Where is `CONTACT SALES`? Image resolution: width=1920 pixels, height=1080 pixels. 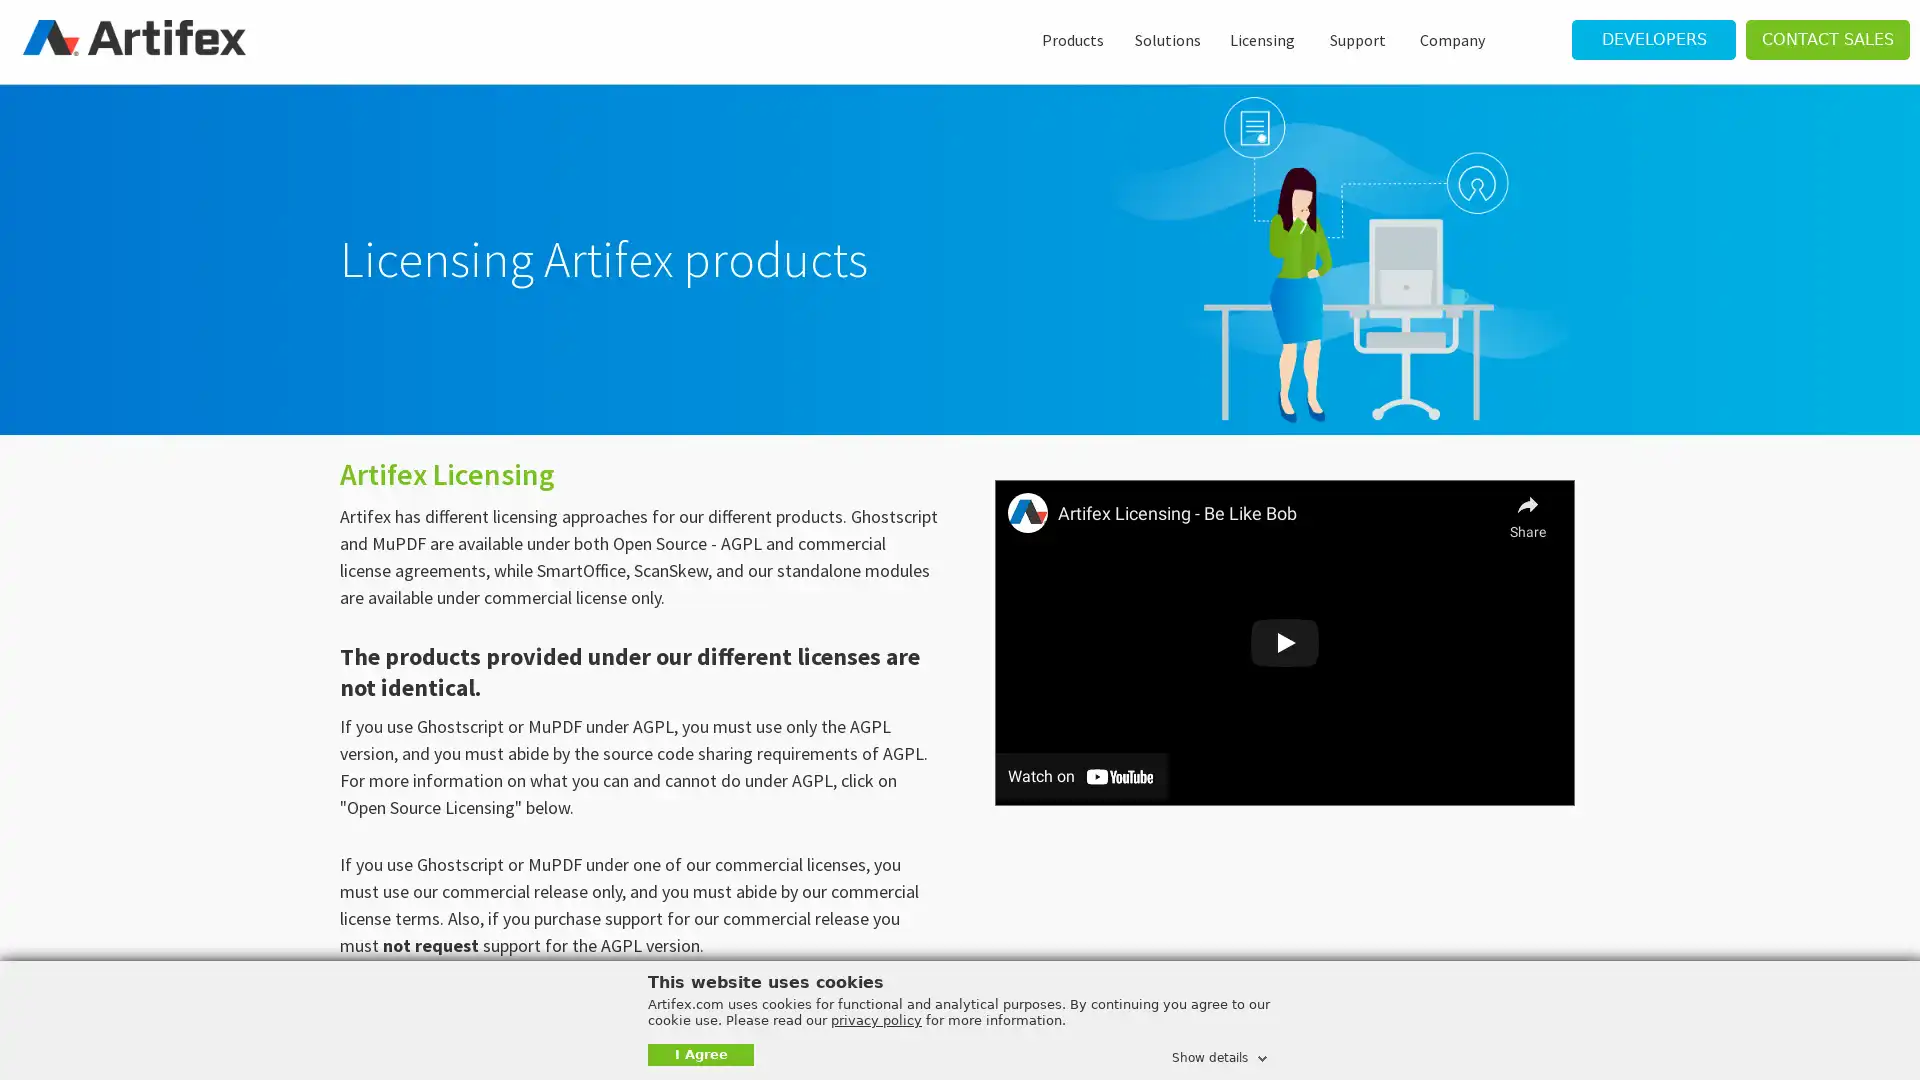 CONTACT SALES is located at coordinates (1828, 39).